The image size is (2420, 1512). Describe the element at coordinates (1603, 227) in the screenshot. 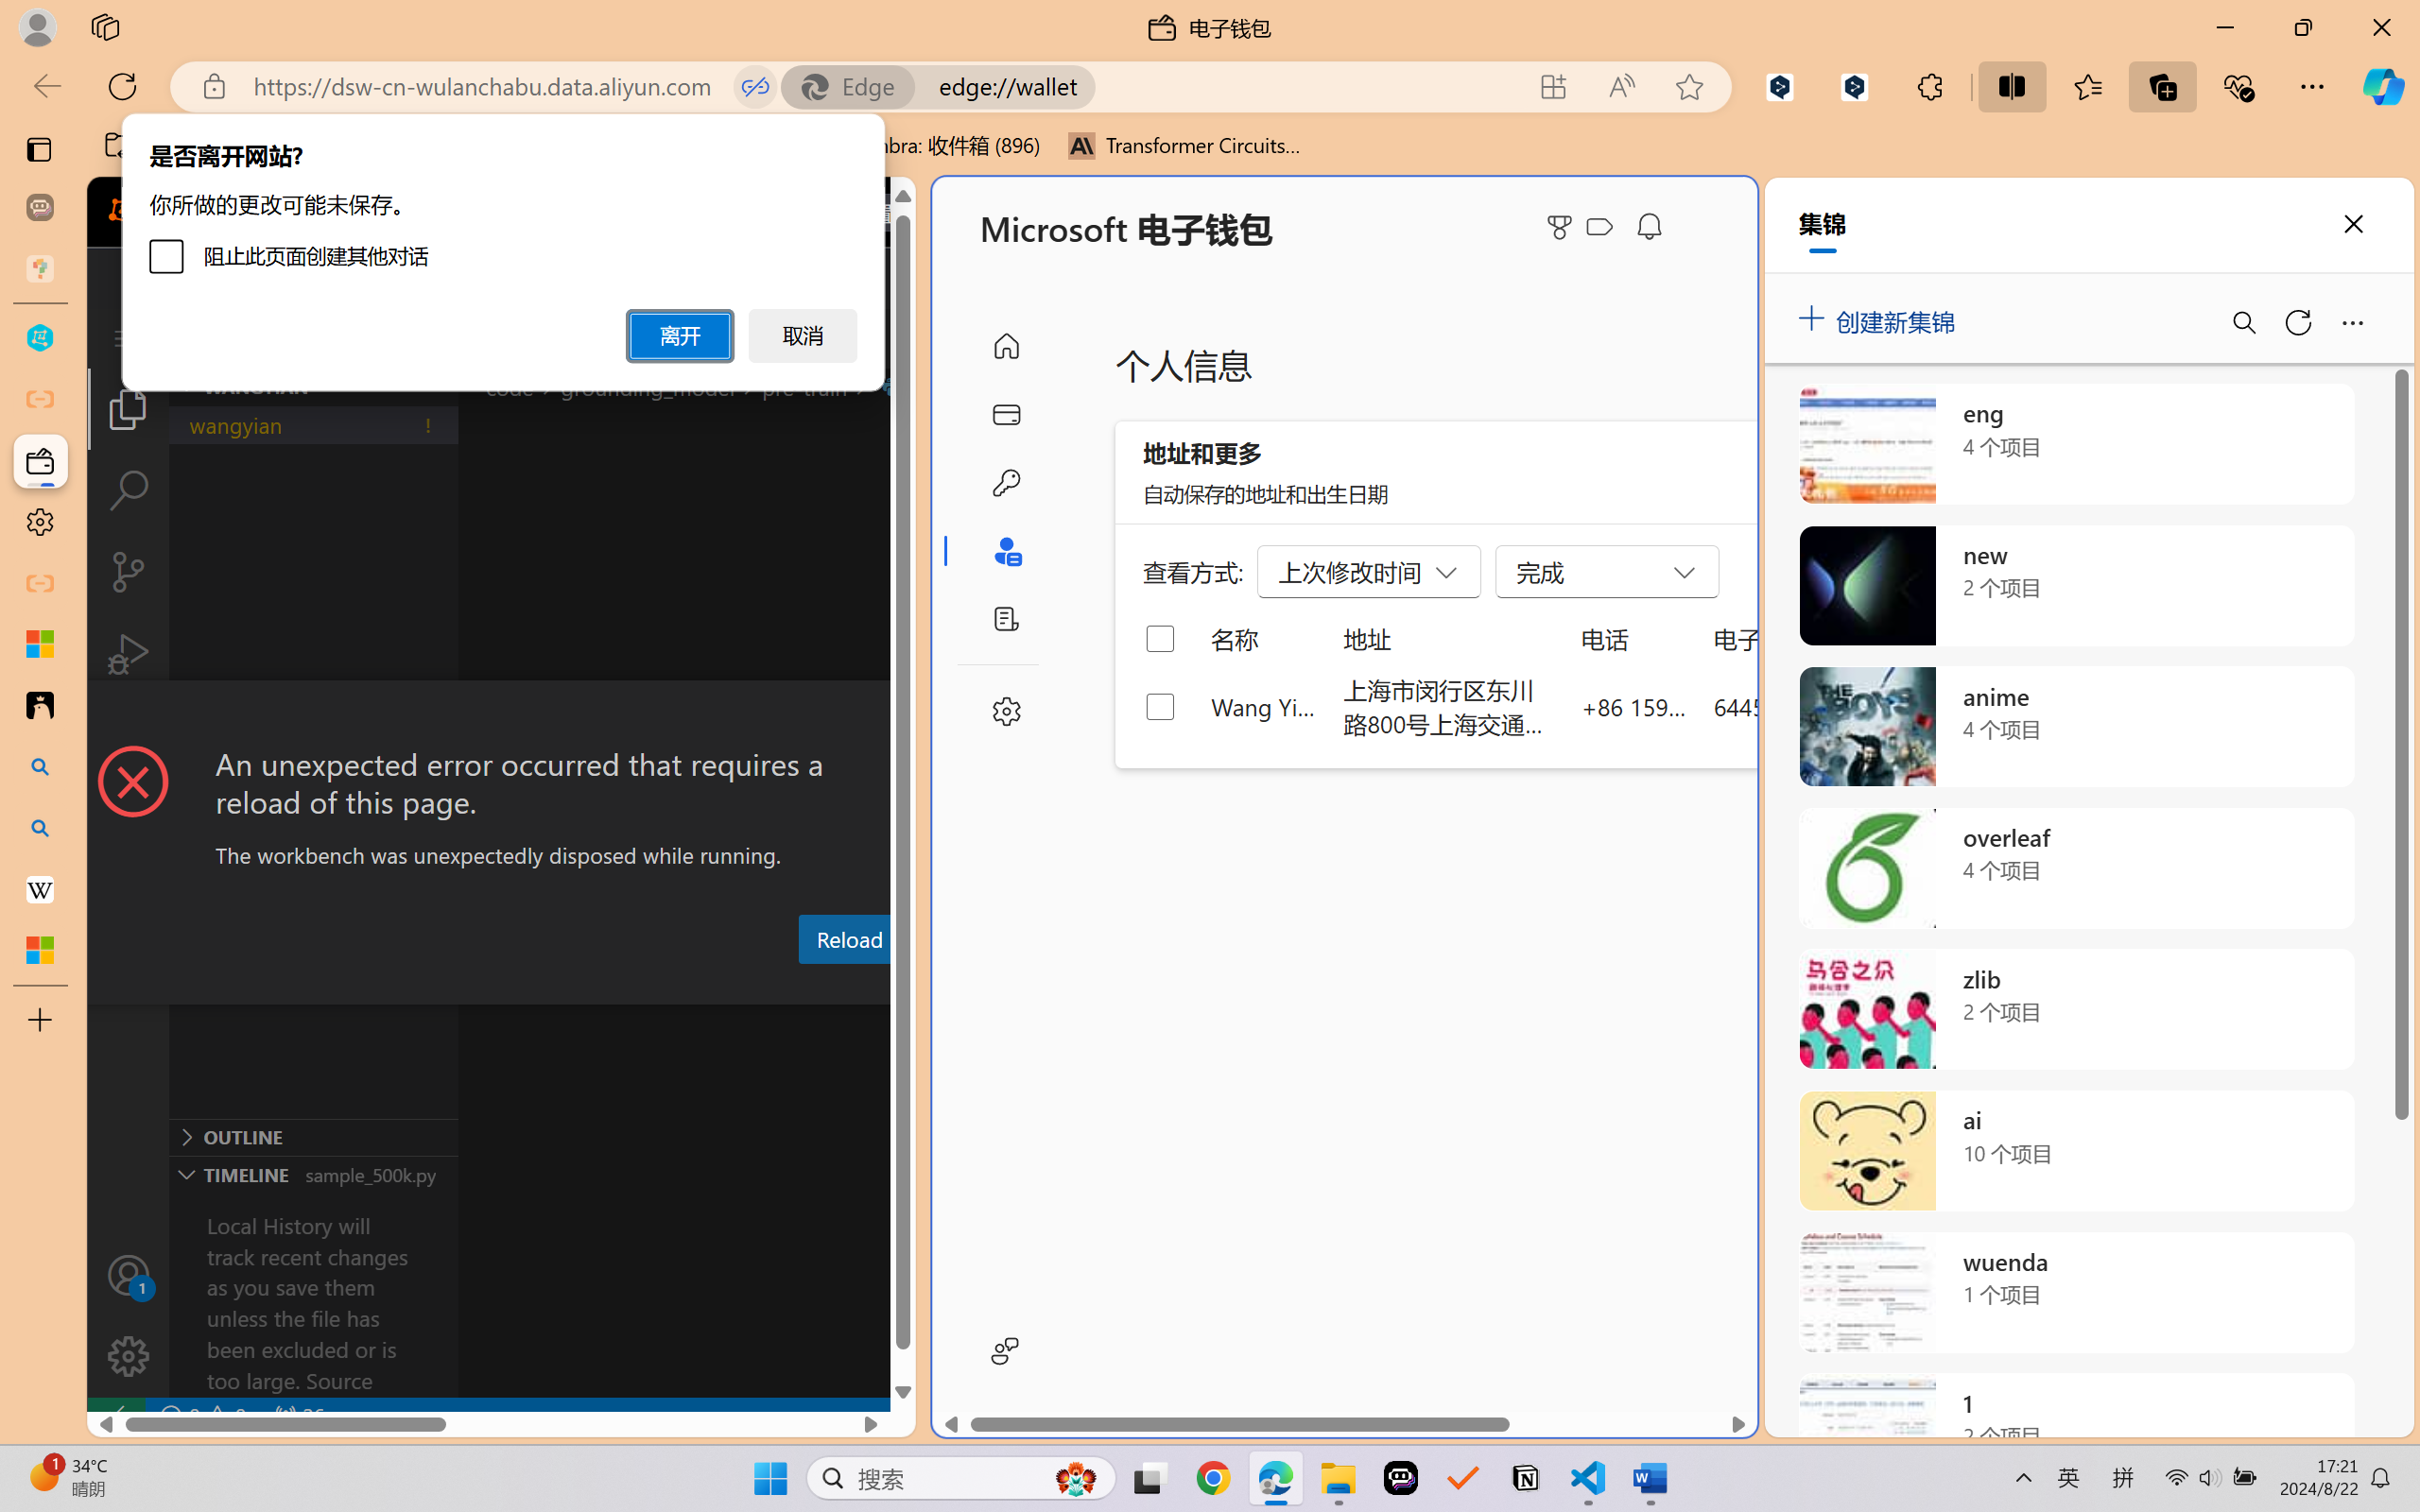

I see `'Microsoft Cashback'` at that location.